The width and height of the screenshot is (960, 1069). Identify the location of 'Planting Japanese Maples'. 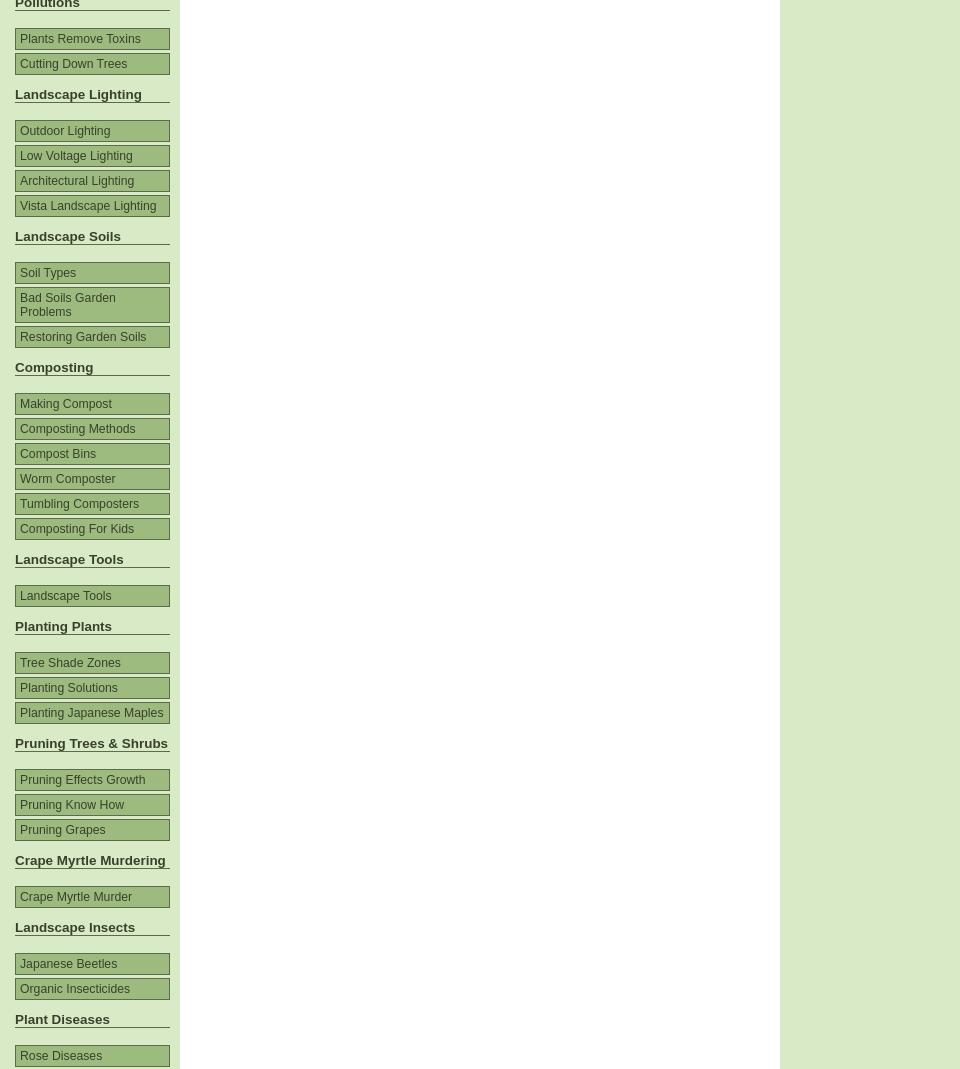
(18, 712).